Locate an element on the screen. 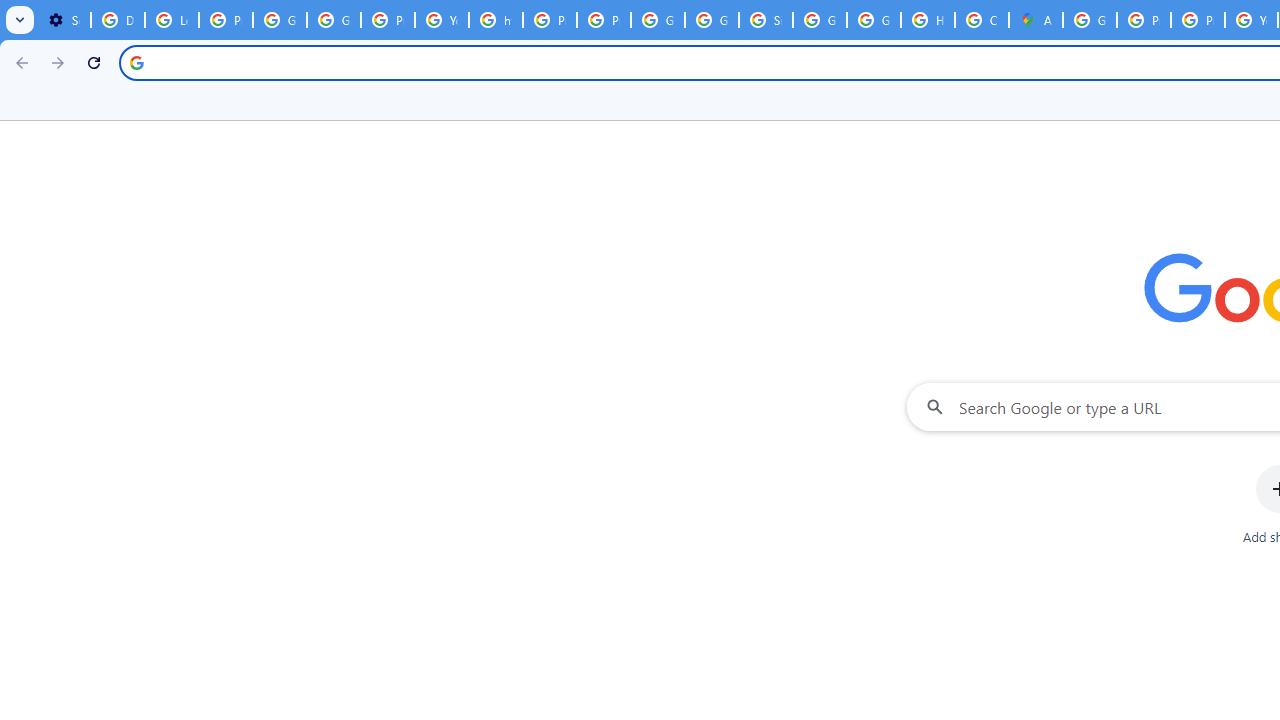 This screenshot has height=720, width=1280. 'Privacy Help Center - Policies Help' is located at coordinates (1144, 20).